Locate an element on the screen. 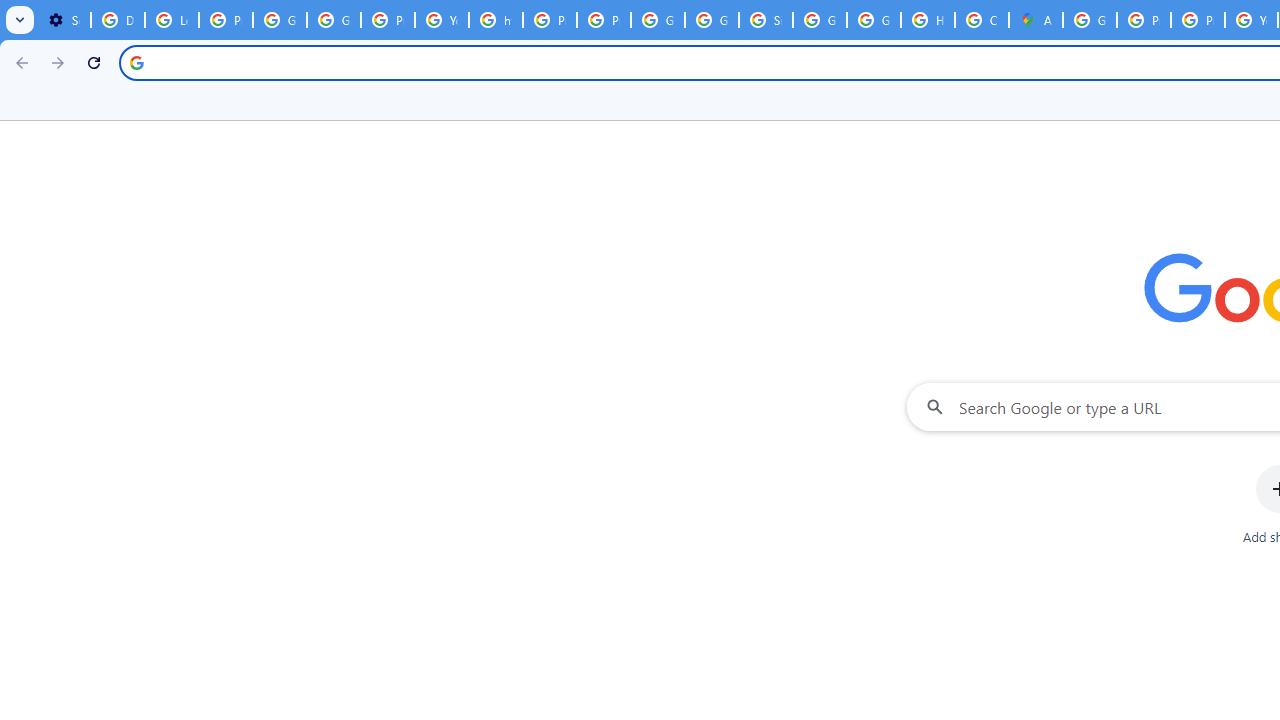 This screenshot has height=720, width=1280. 'Privacy Help Center - Policies Help' is located at coordinates (1144, 20).